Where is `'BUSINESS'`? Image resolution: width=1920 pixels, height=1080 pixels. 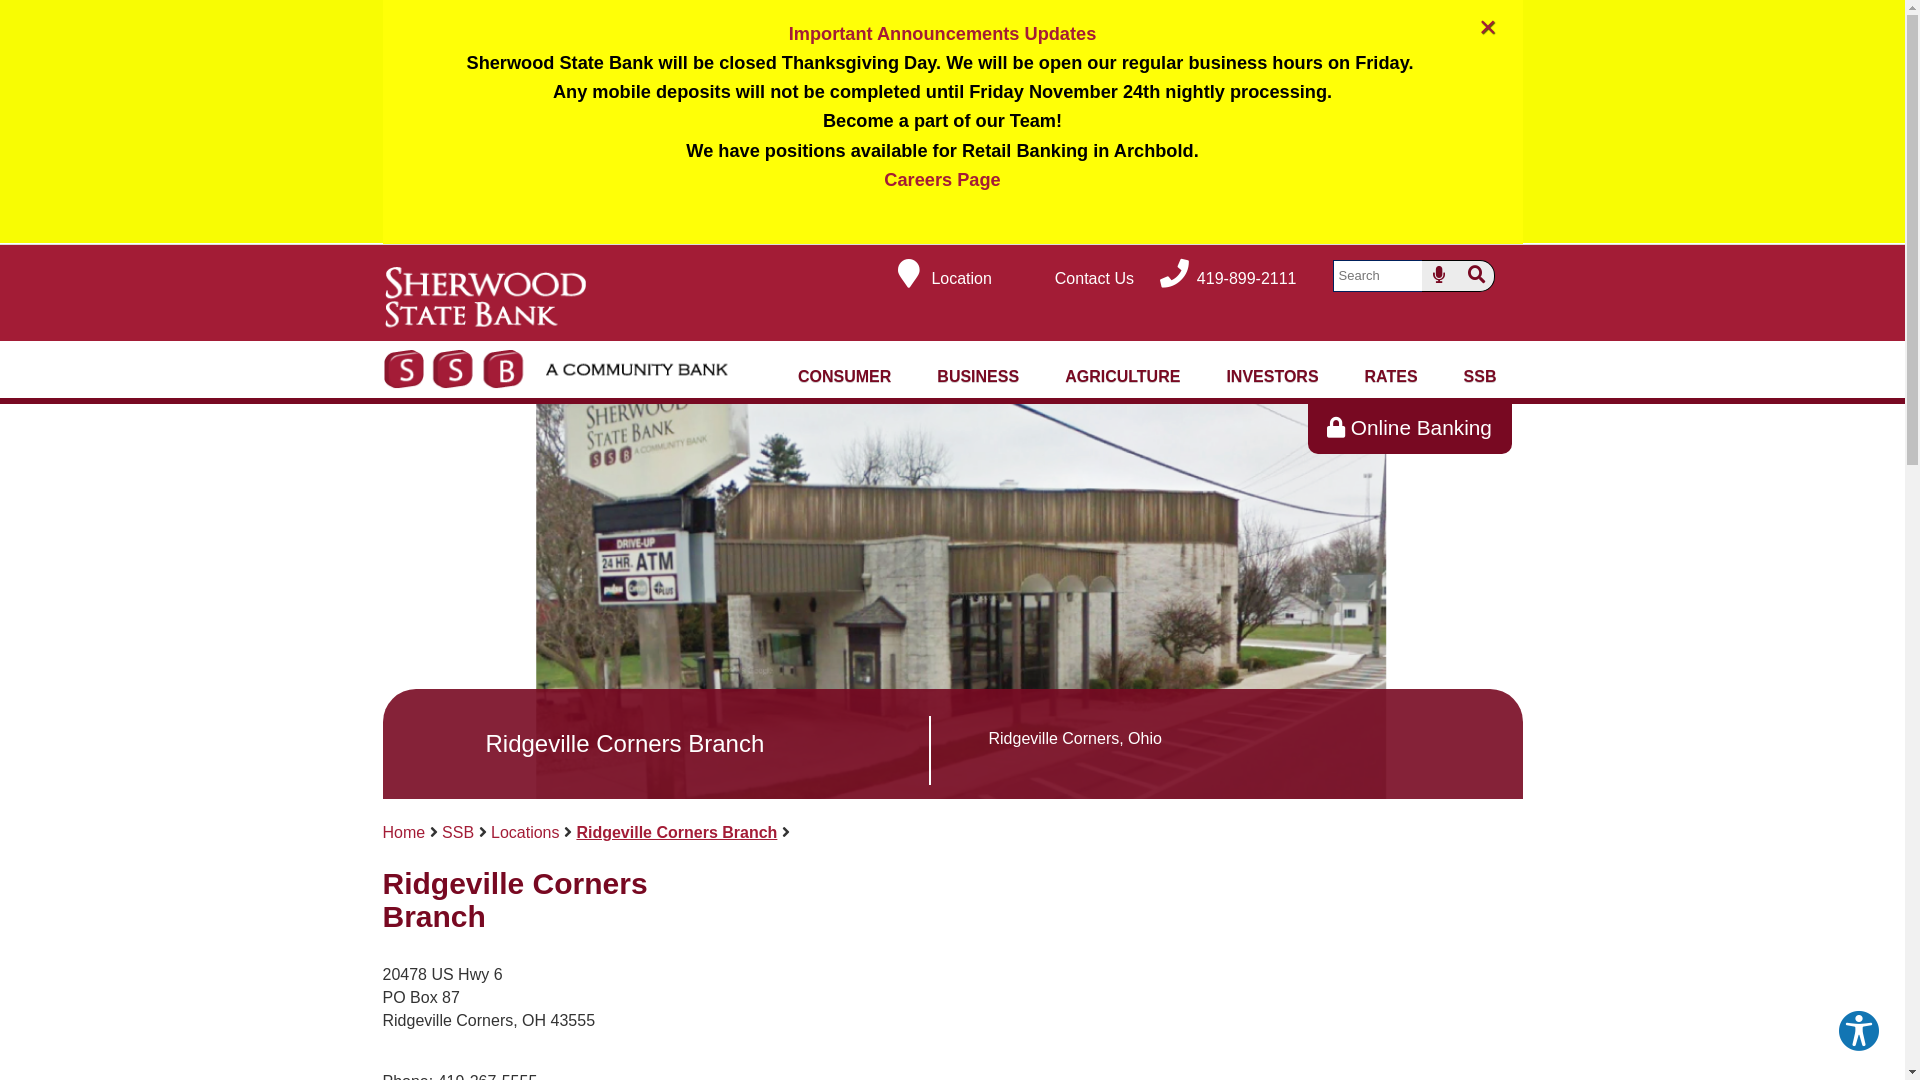
'BUSINESS' is located at coordinates (978, 377).